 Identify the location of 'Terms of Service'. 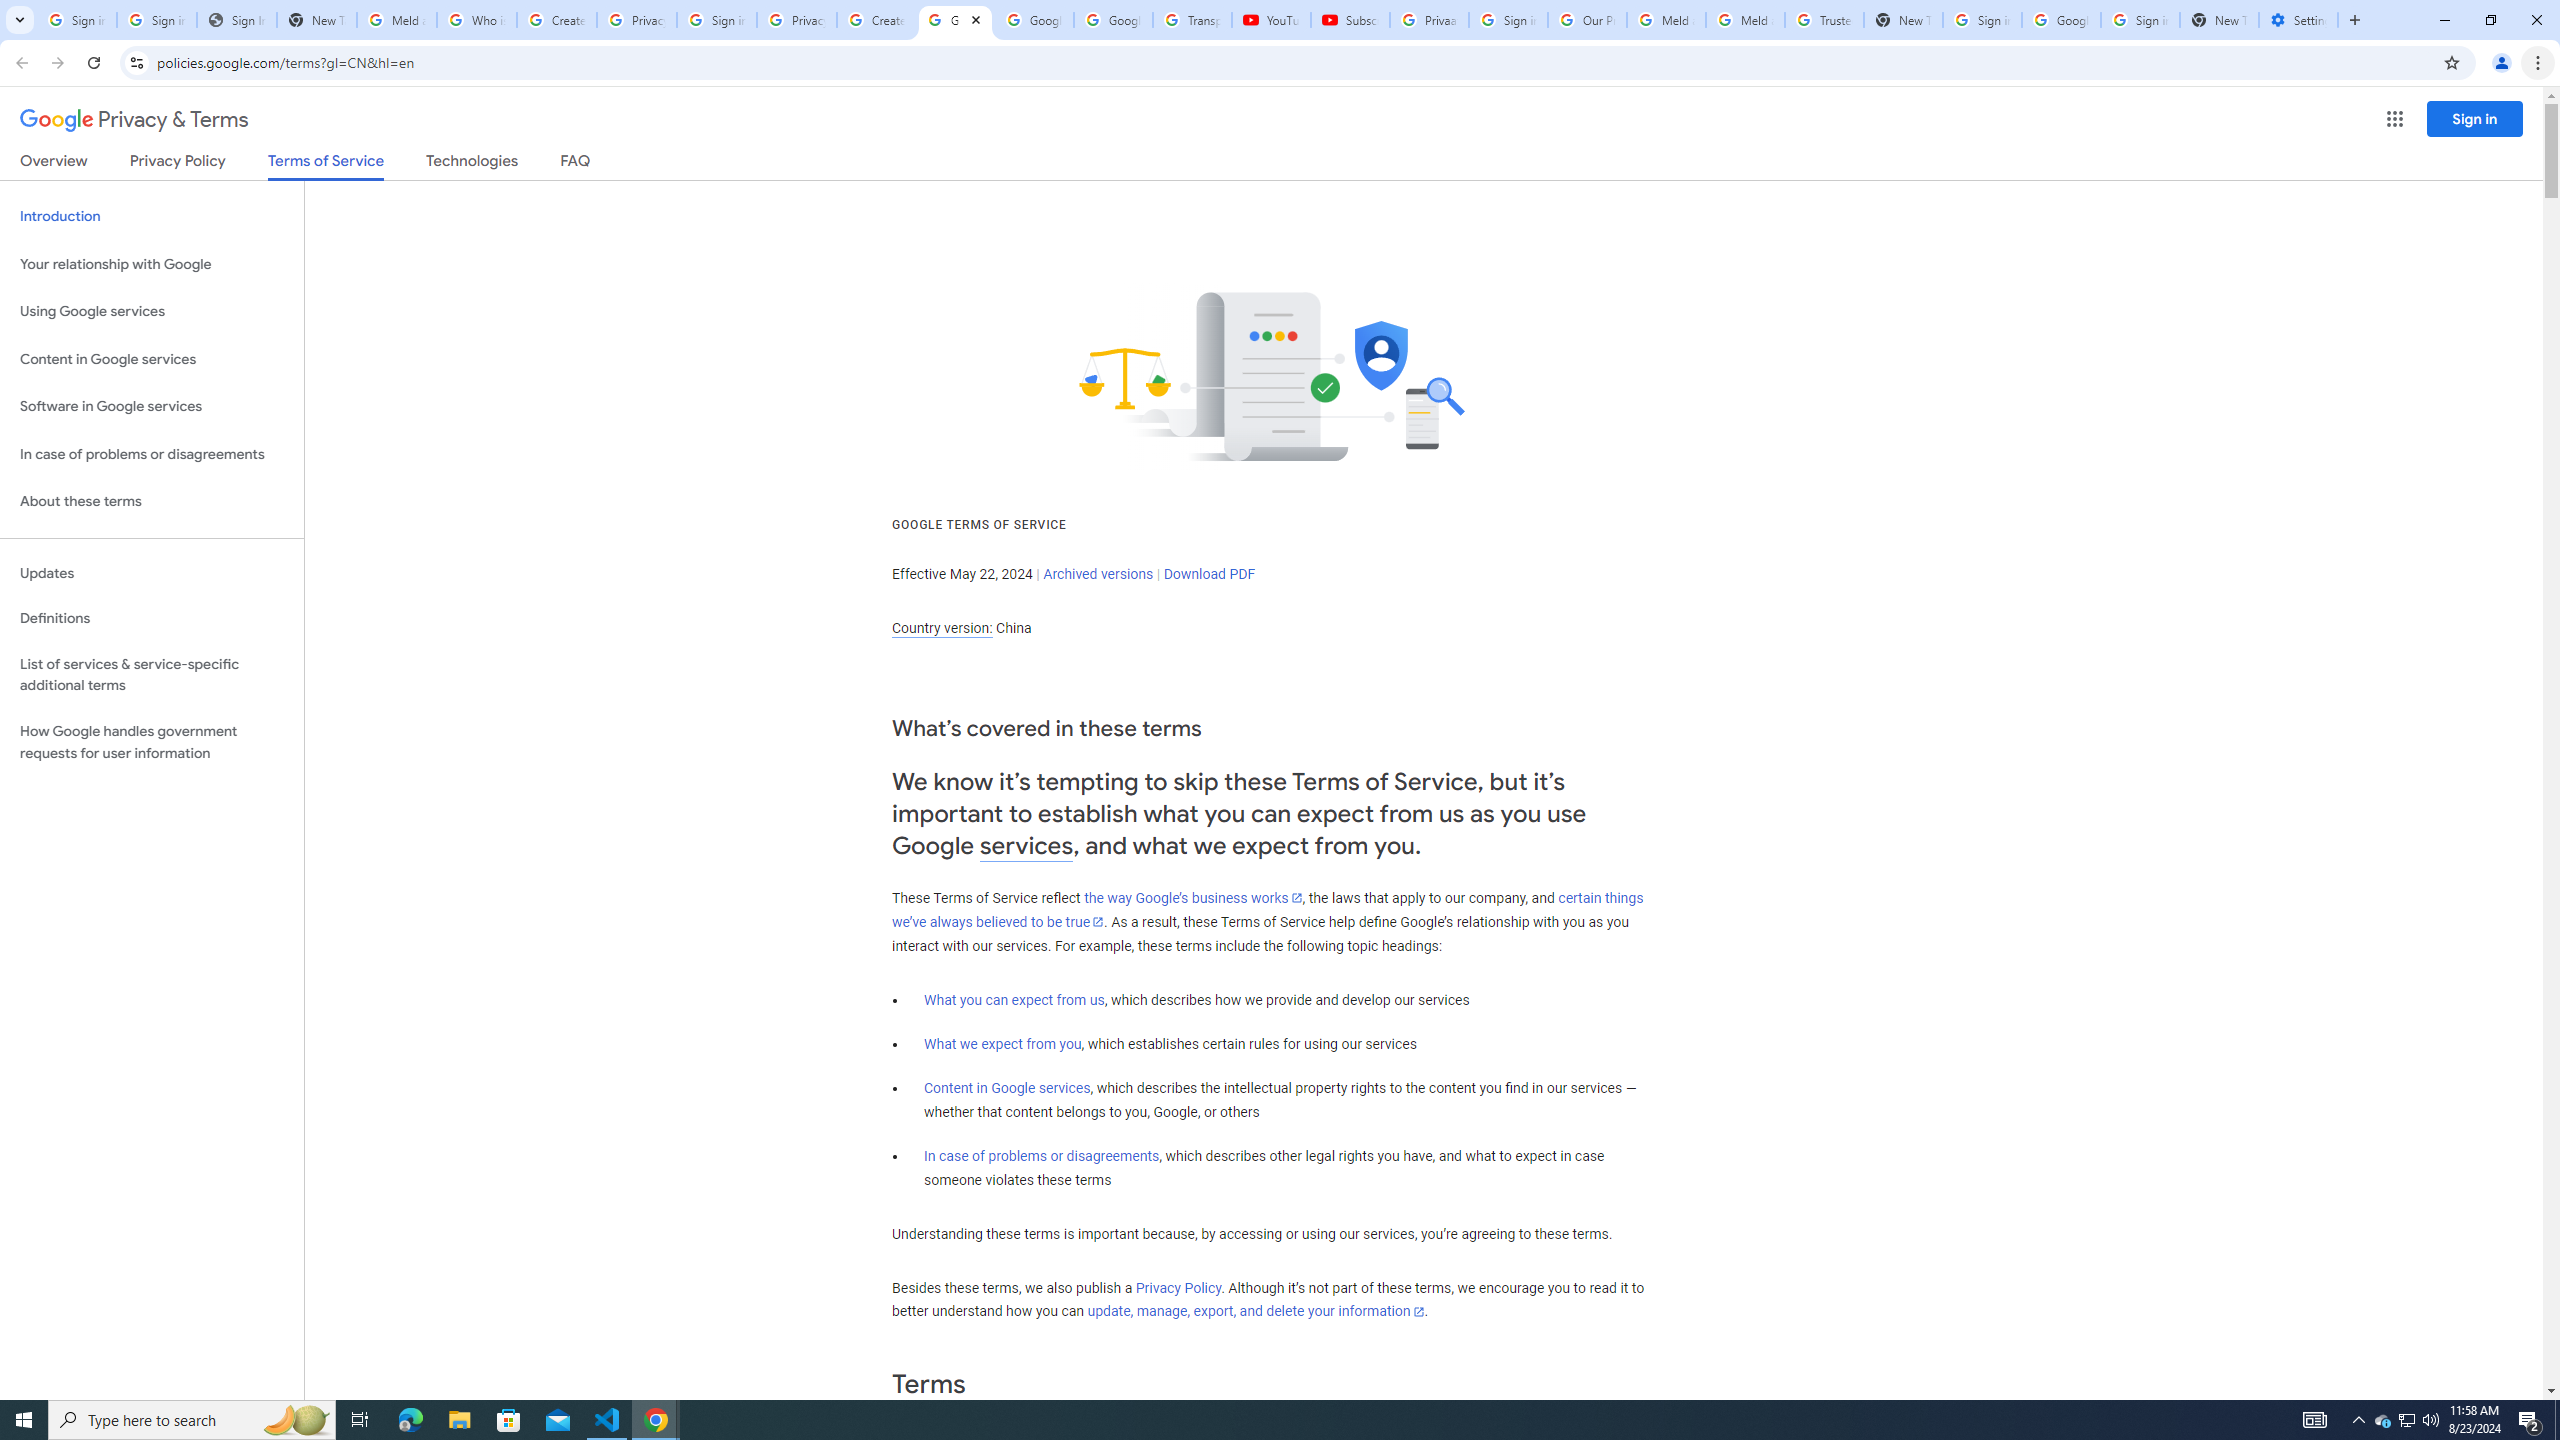
(325, 165).